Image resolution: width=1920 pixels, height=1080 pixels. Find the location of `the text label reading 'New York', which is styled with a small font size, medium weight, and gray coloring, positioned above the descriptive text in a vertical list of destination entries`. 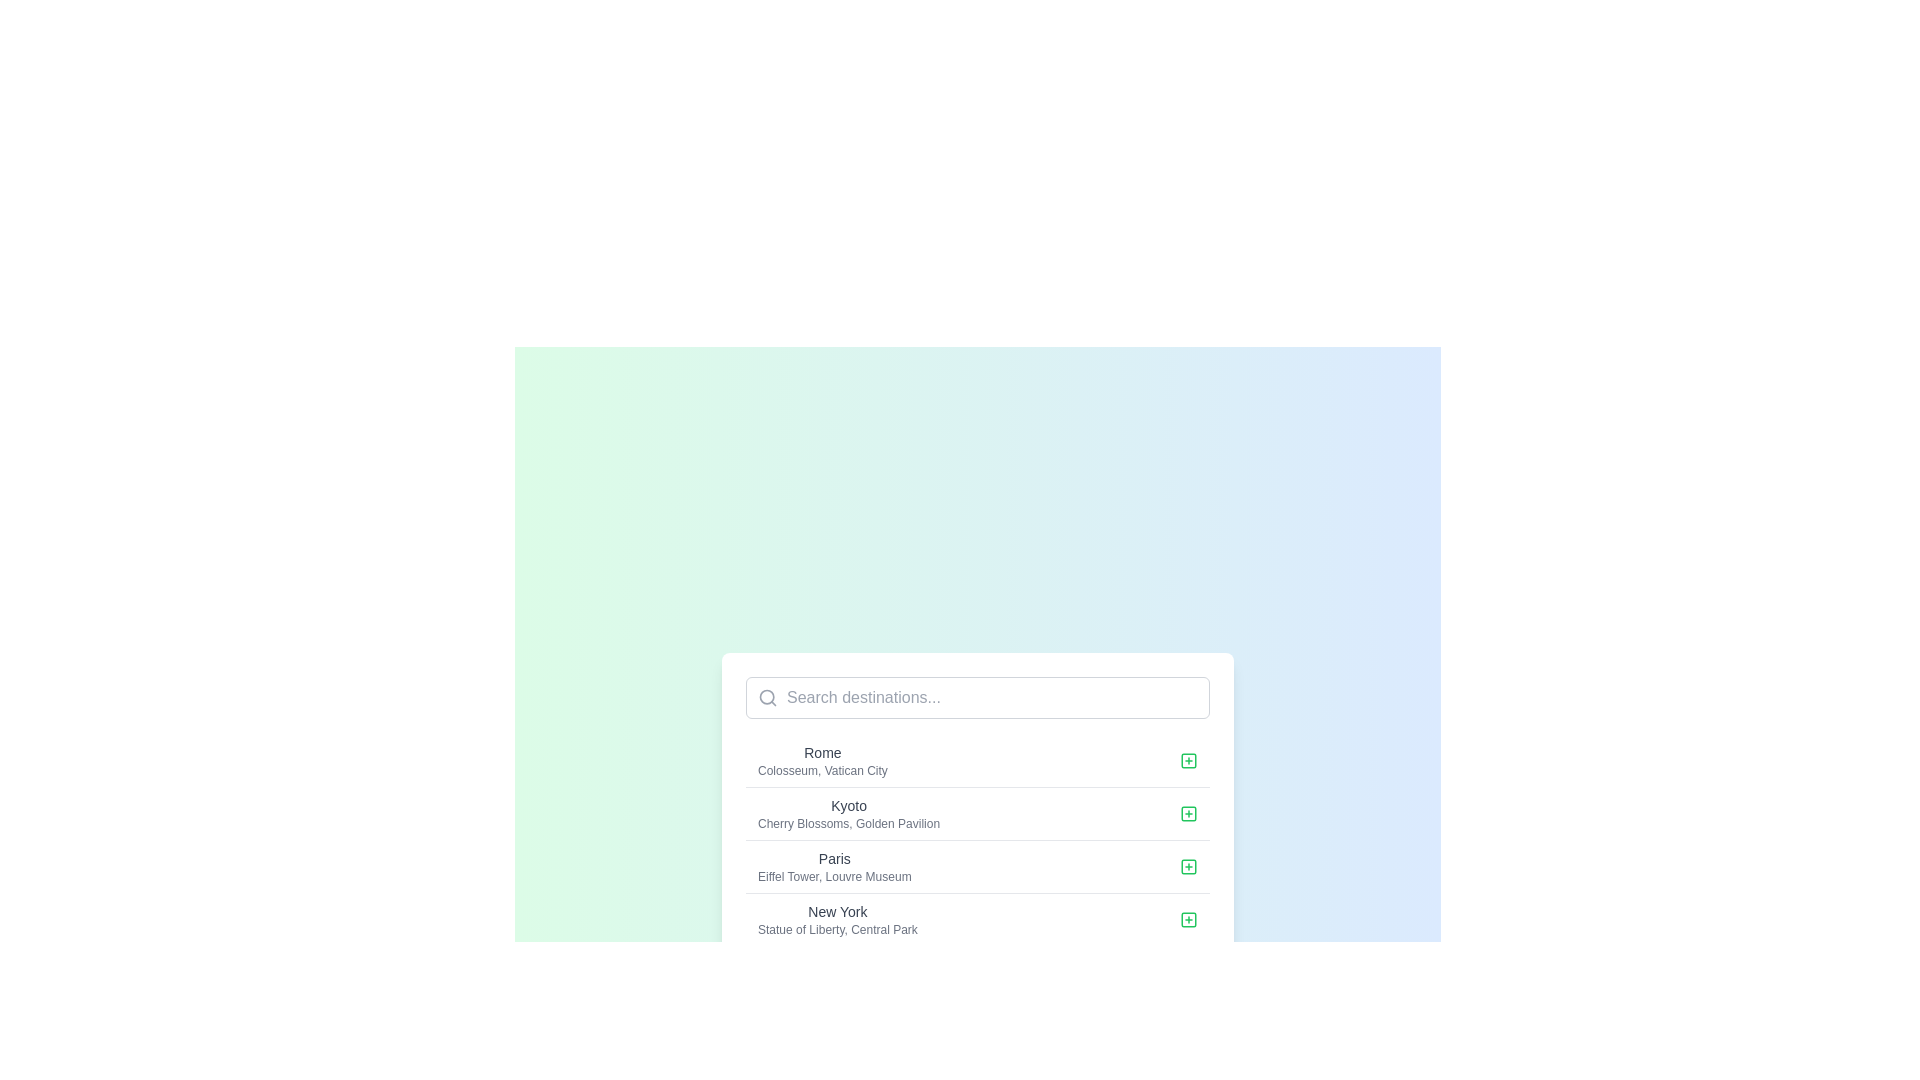

the text label reading 'New York', which is styled with a small font size, medium weight, and gray coloring, positioned above the descriptive text in a vertical list of destination entries is located at coordinates (837, 911).